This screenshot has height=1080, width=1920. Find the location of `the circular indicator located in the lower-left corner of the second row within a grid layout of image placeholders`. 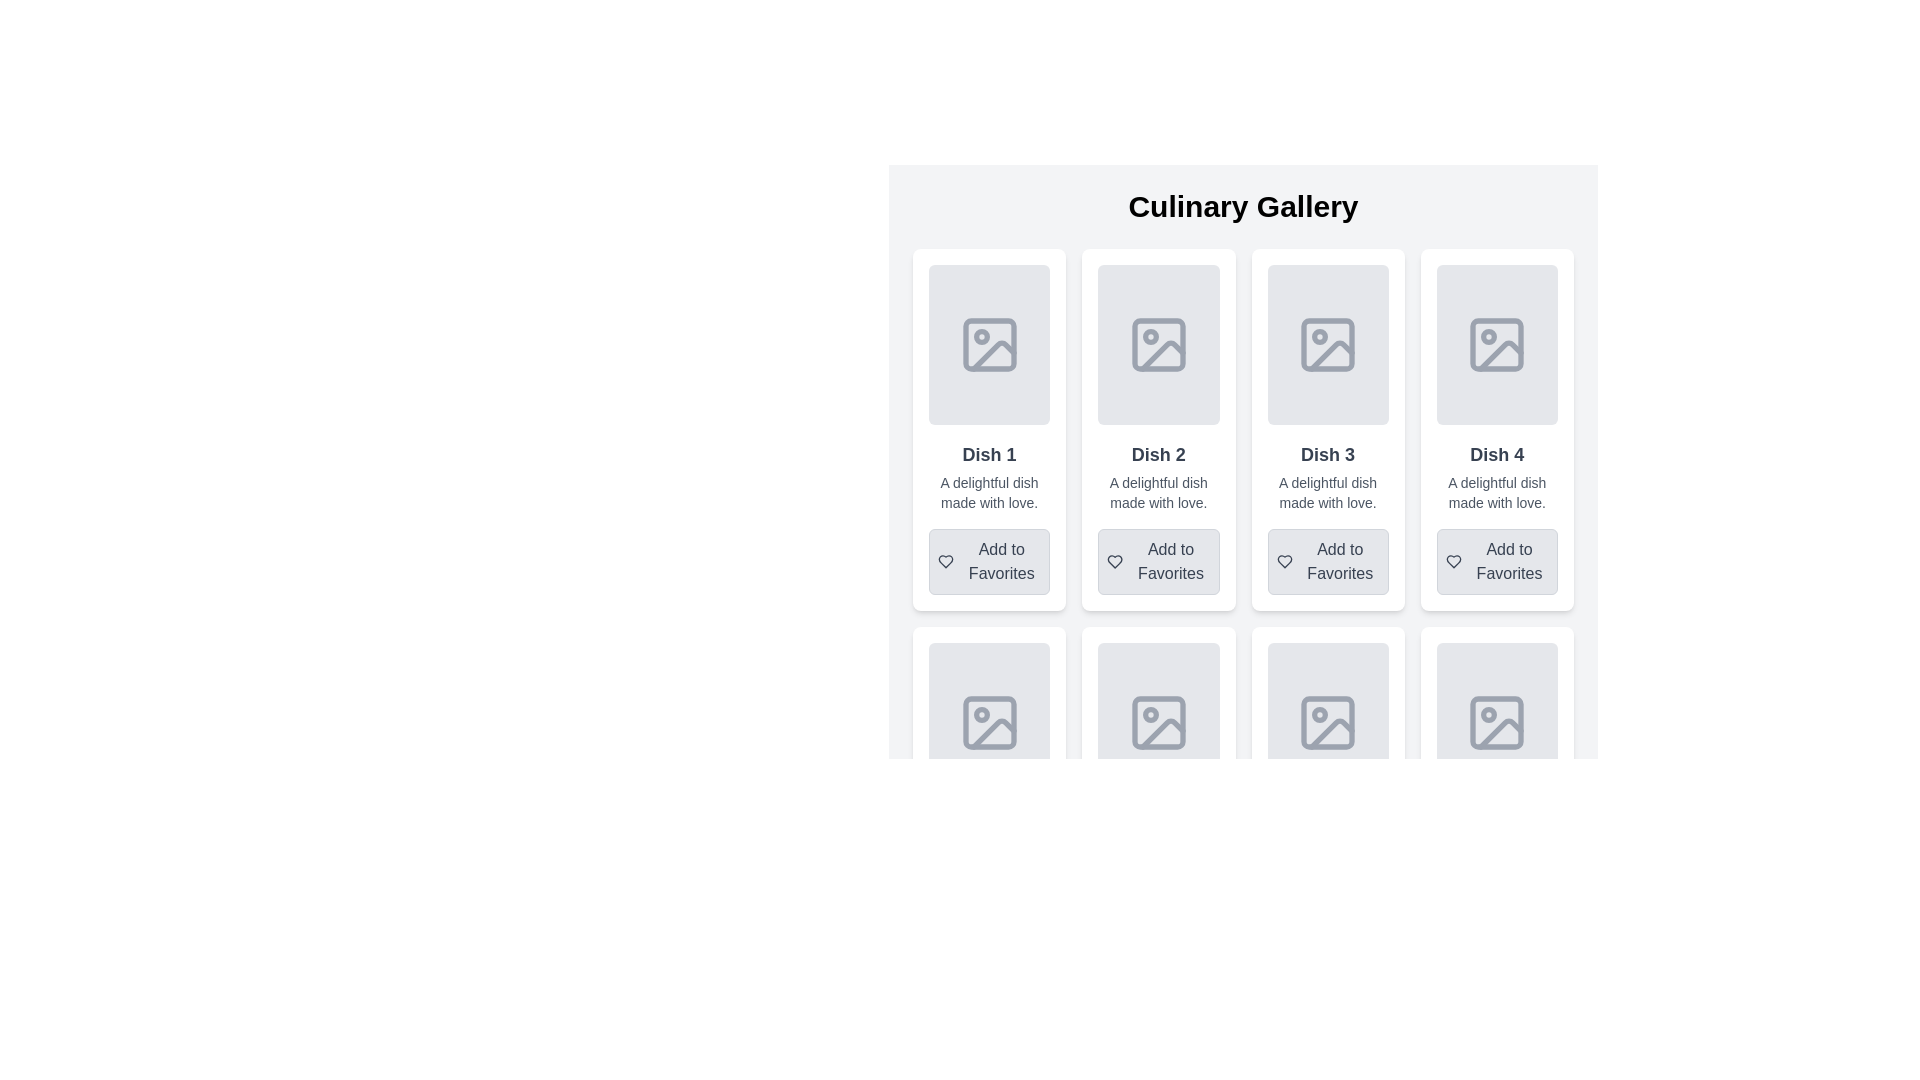

the circular indicator located in the lower-left corner of the second row within a grid layout of image placeholders is located at coordinates (981, 713).